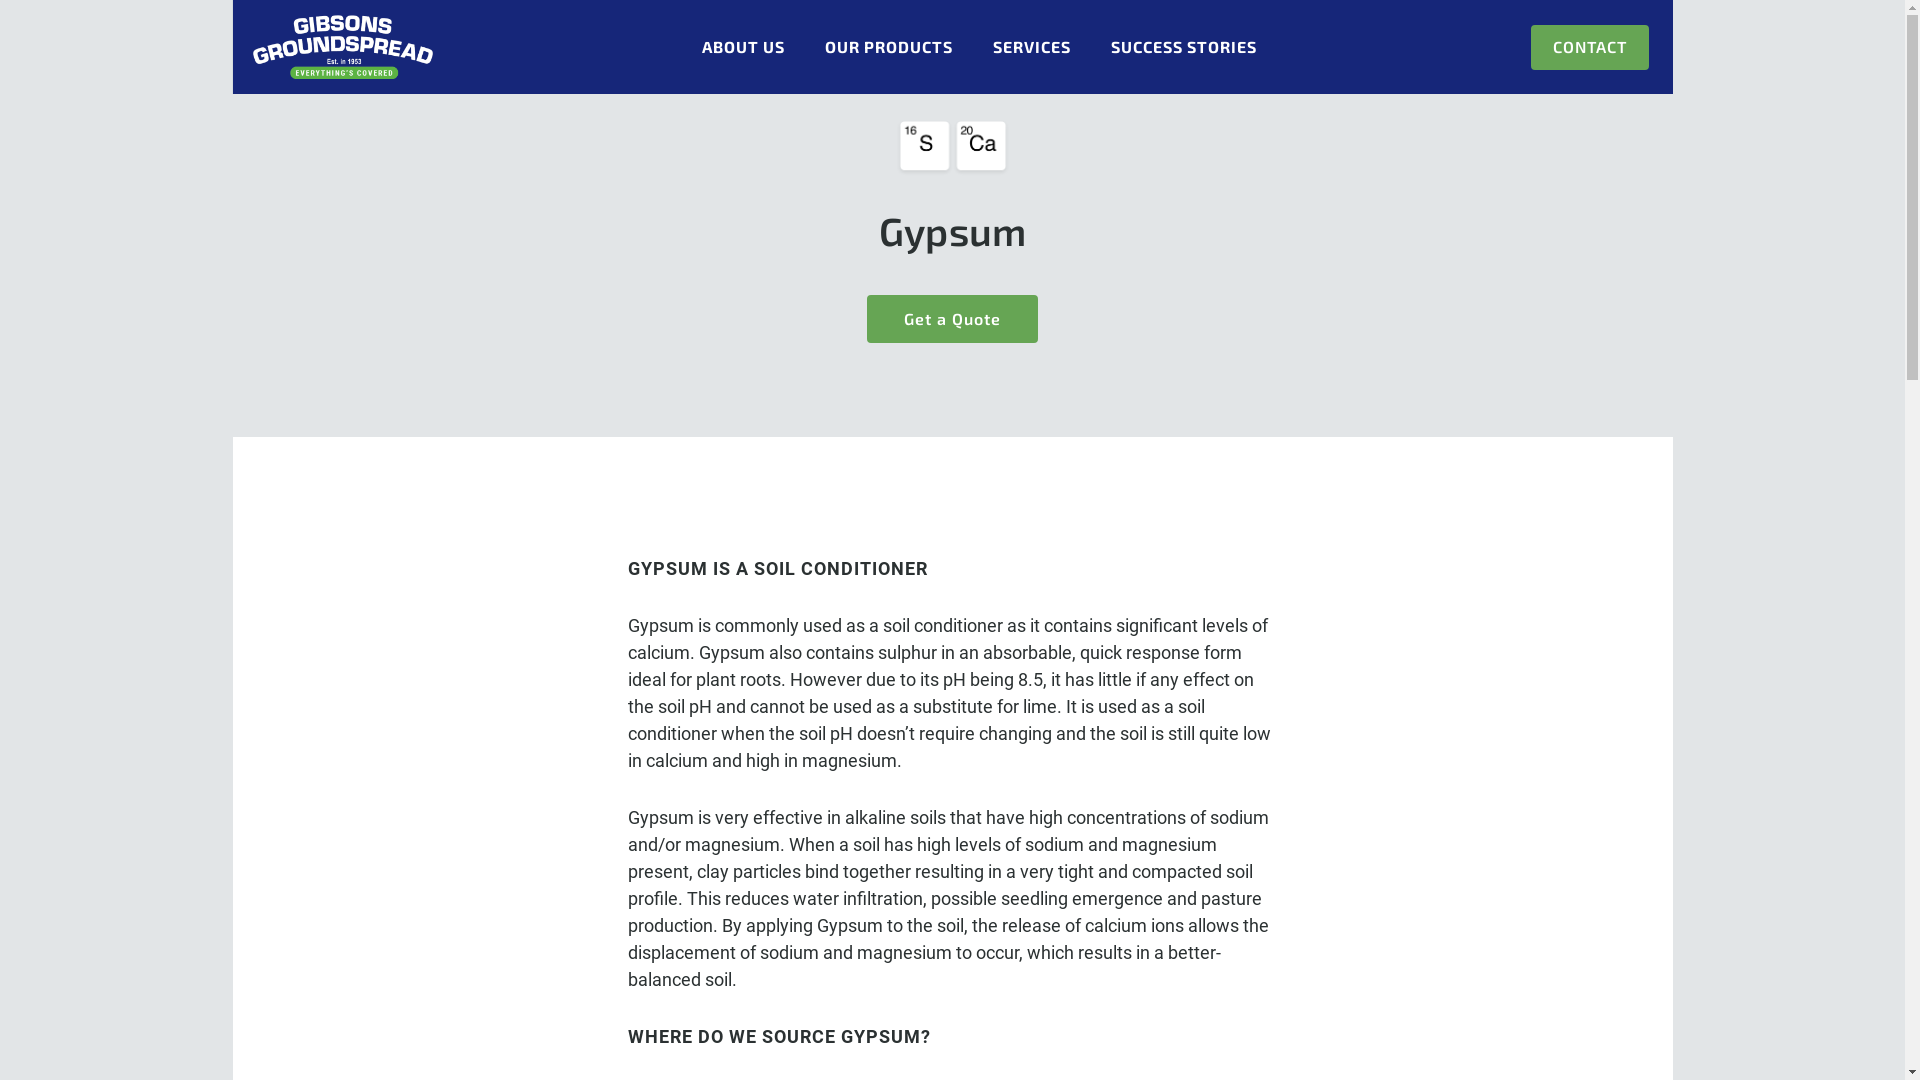 This screenshot has height=1080, width=1920. What do you see at coordinates (867, 318) in the screenshot?
I see `'Get a Quote'` at bounding box center [867, 318].